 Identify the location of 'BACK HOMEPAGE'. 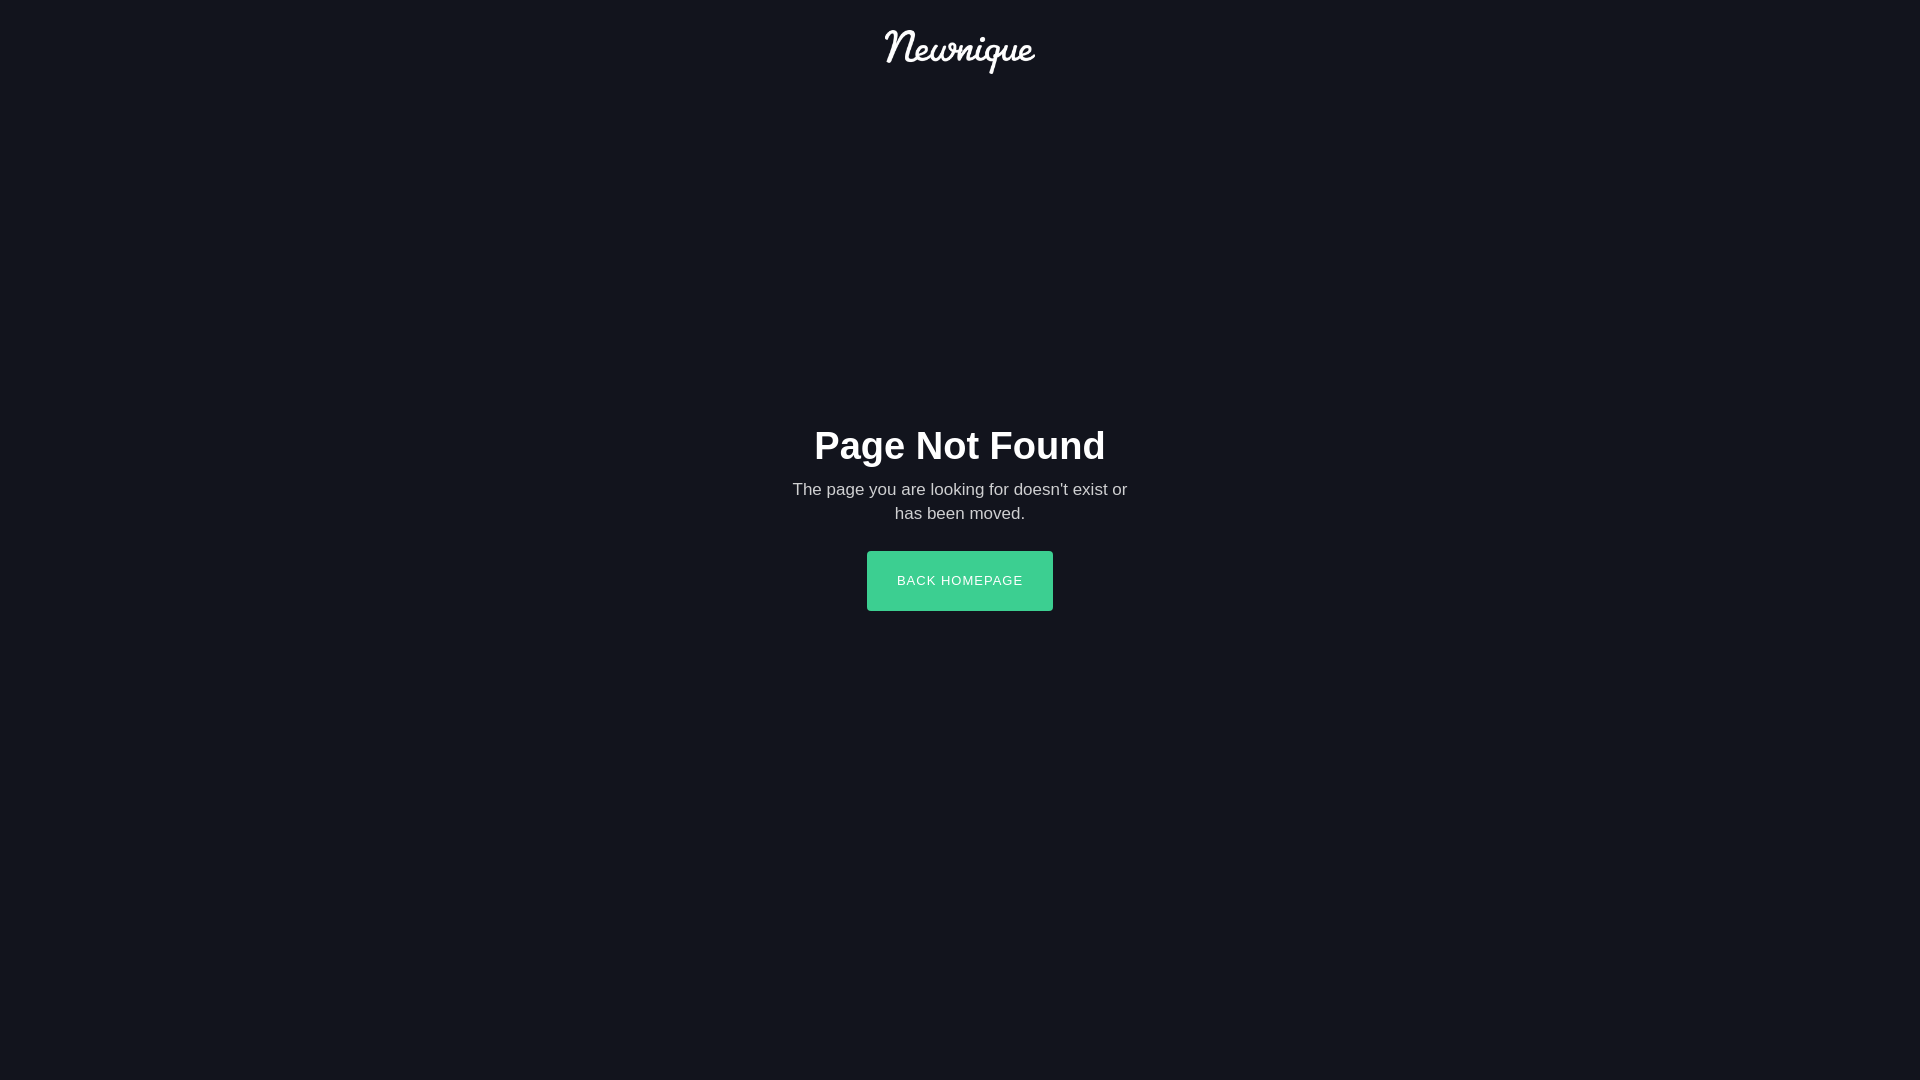
(960, 581).